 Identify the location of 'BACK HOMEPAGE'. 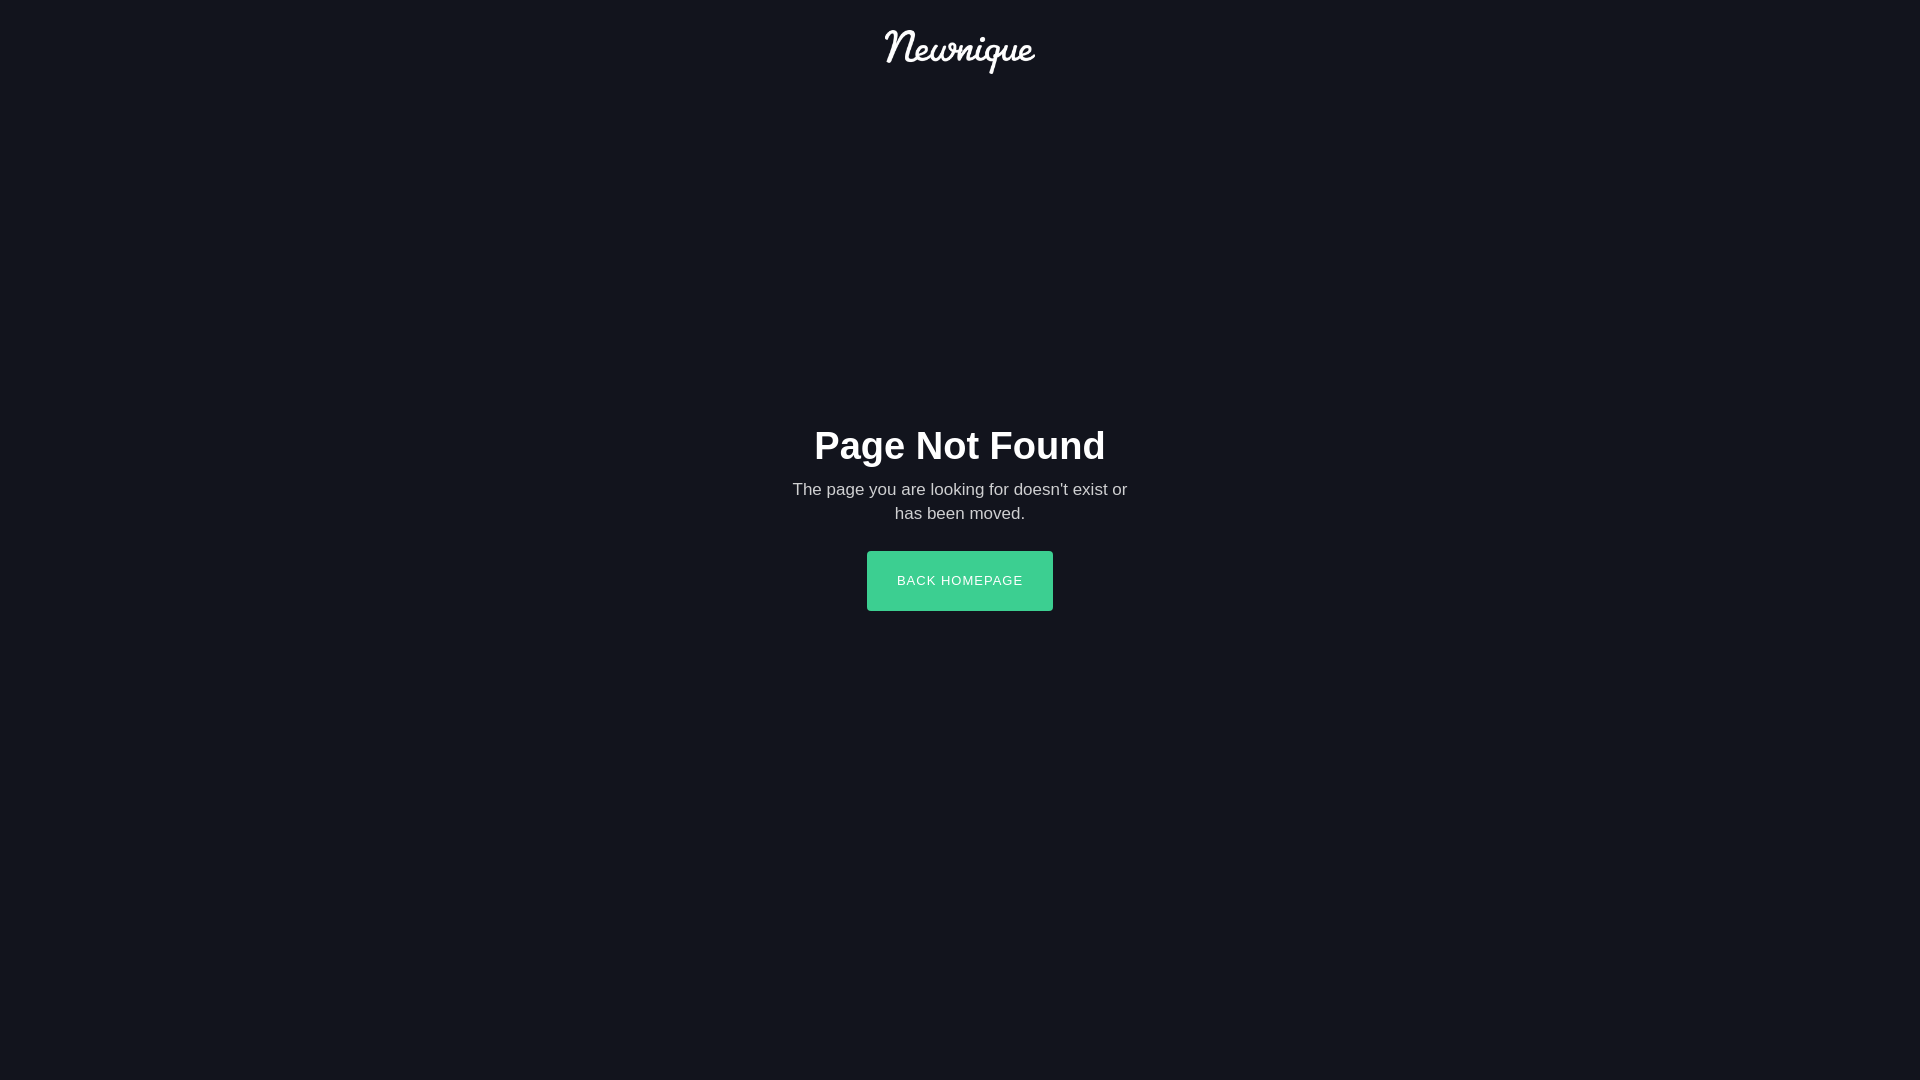
(960, 581).